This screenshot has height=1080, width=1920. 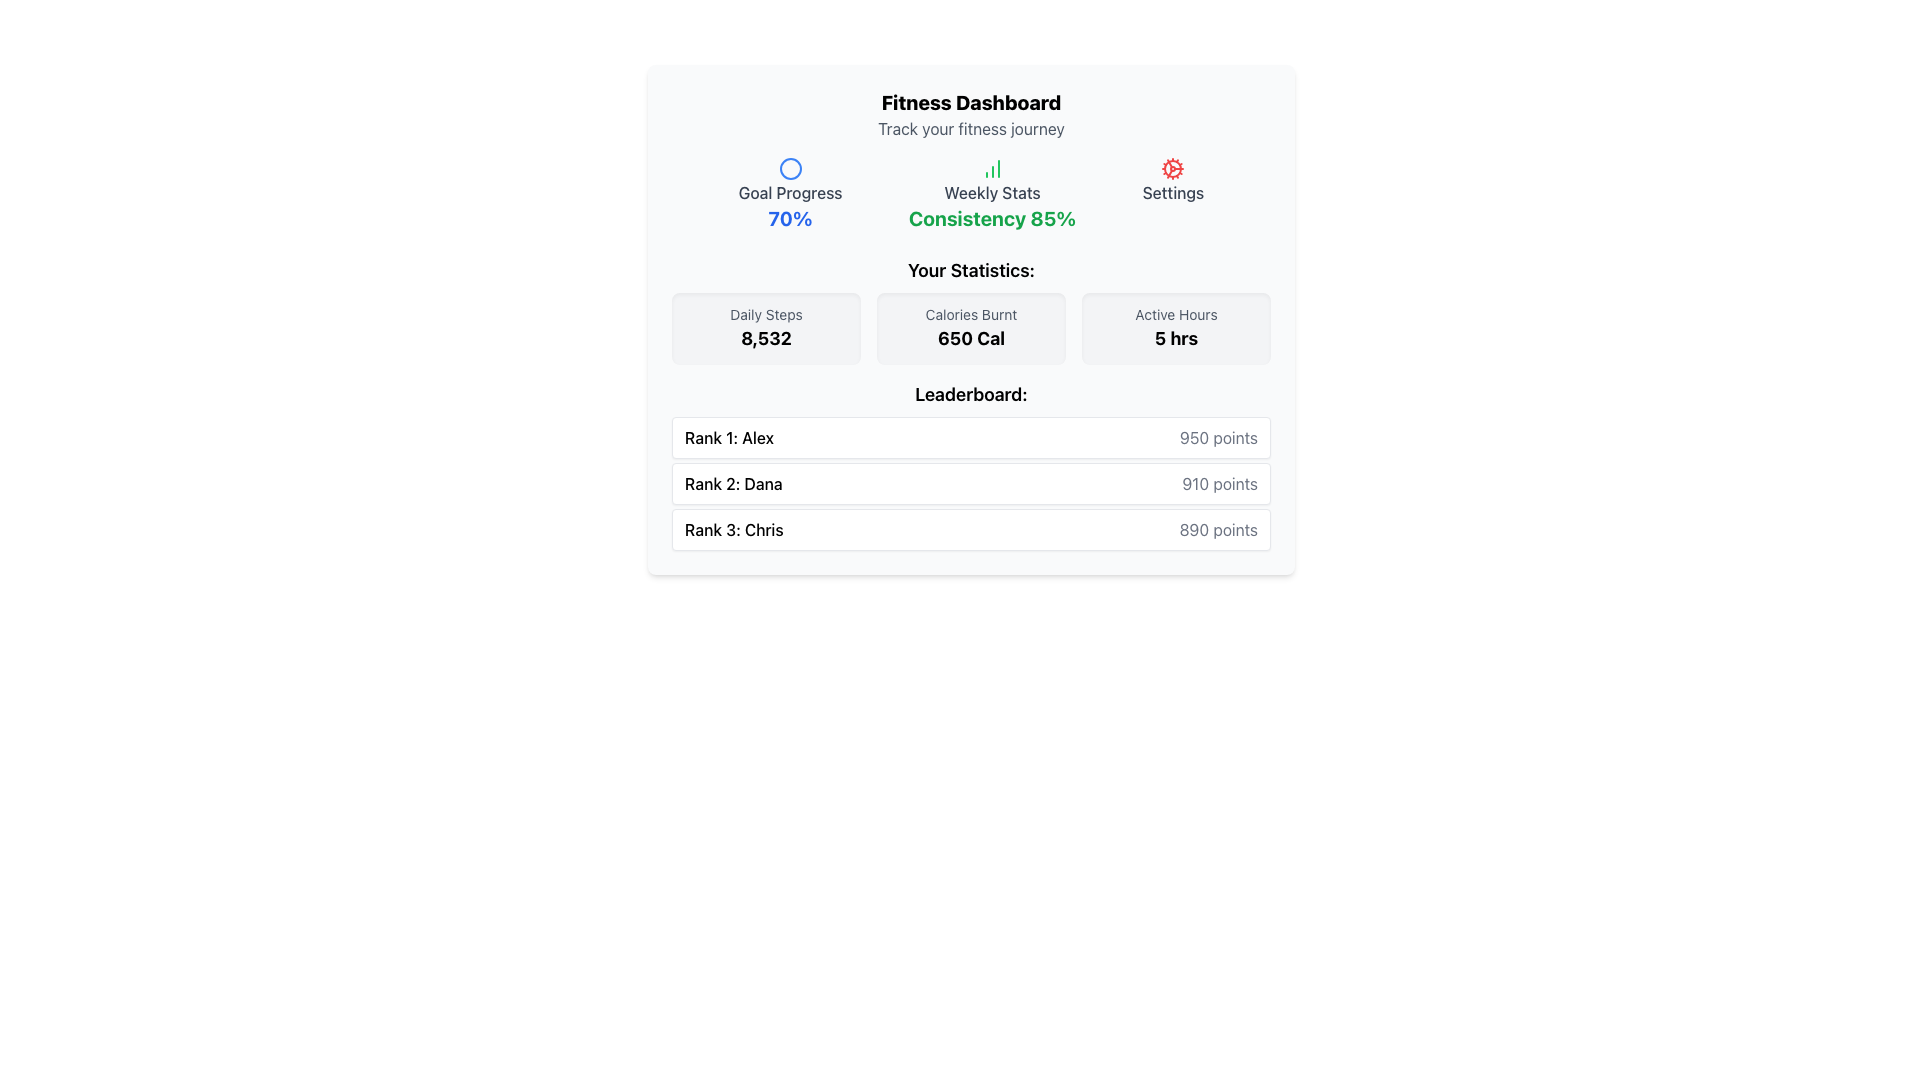 I want to click on the daily step count text located within the 'Daily Steps' card, which is directly below the 'Daily Steps' label in the 'Your Statistics' section, so click(x=765, y=338).